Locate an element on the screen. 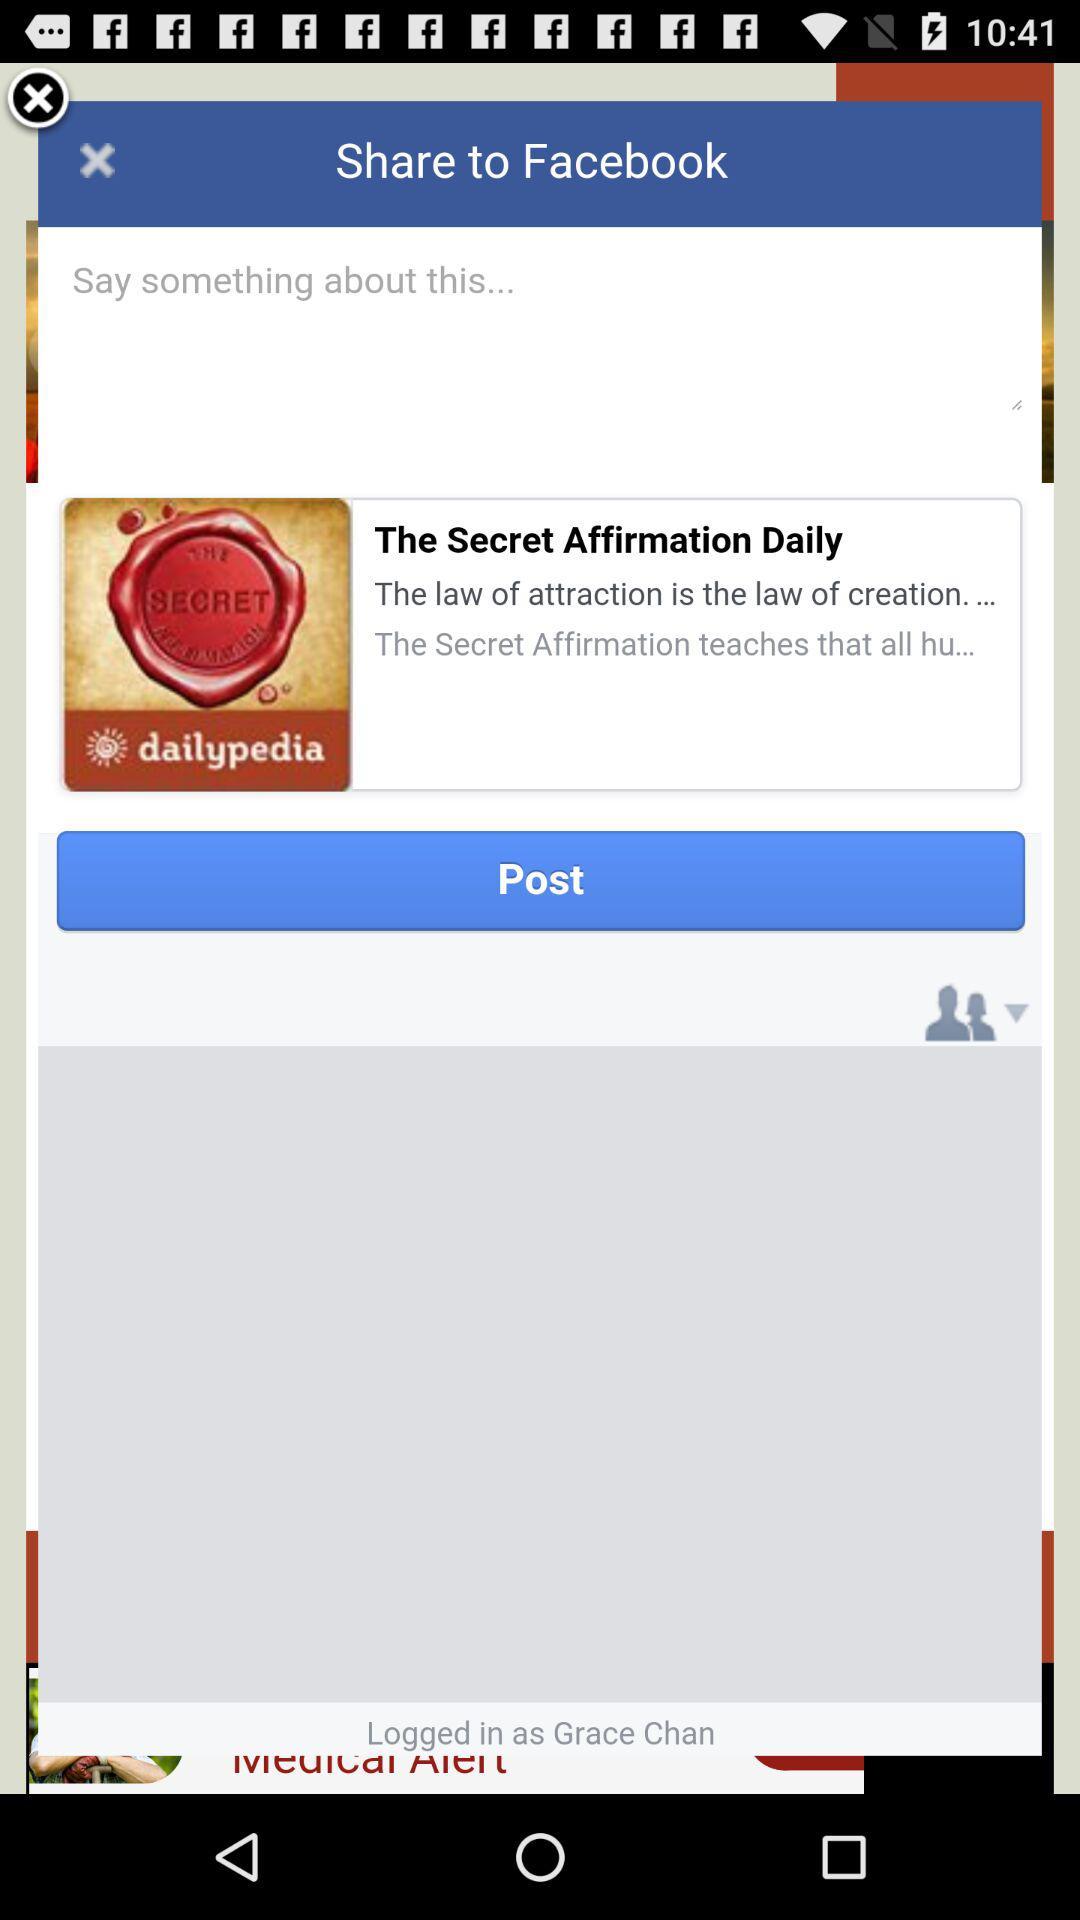 The height and width of the screenshot is (1920, 1080). cancel is located at coordinates (38, 100).